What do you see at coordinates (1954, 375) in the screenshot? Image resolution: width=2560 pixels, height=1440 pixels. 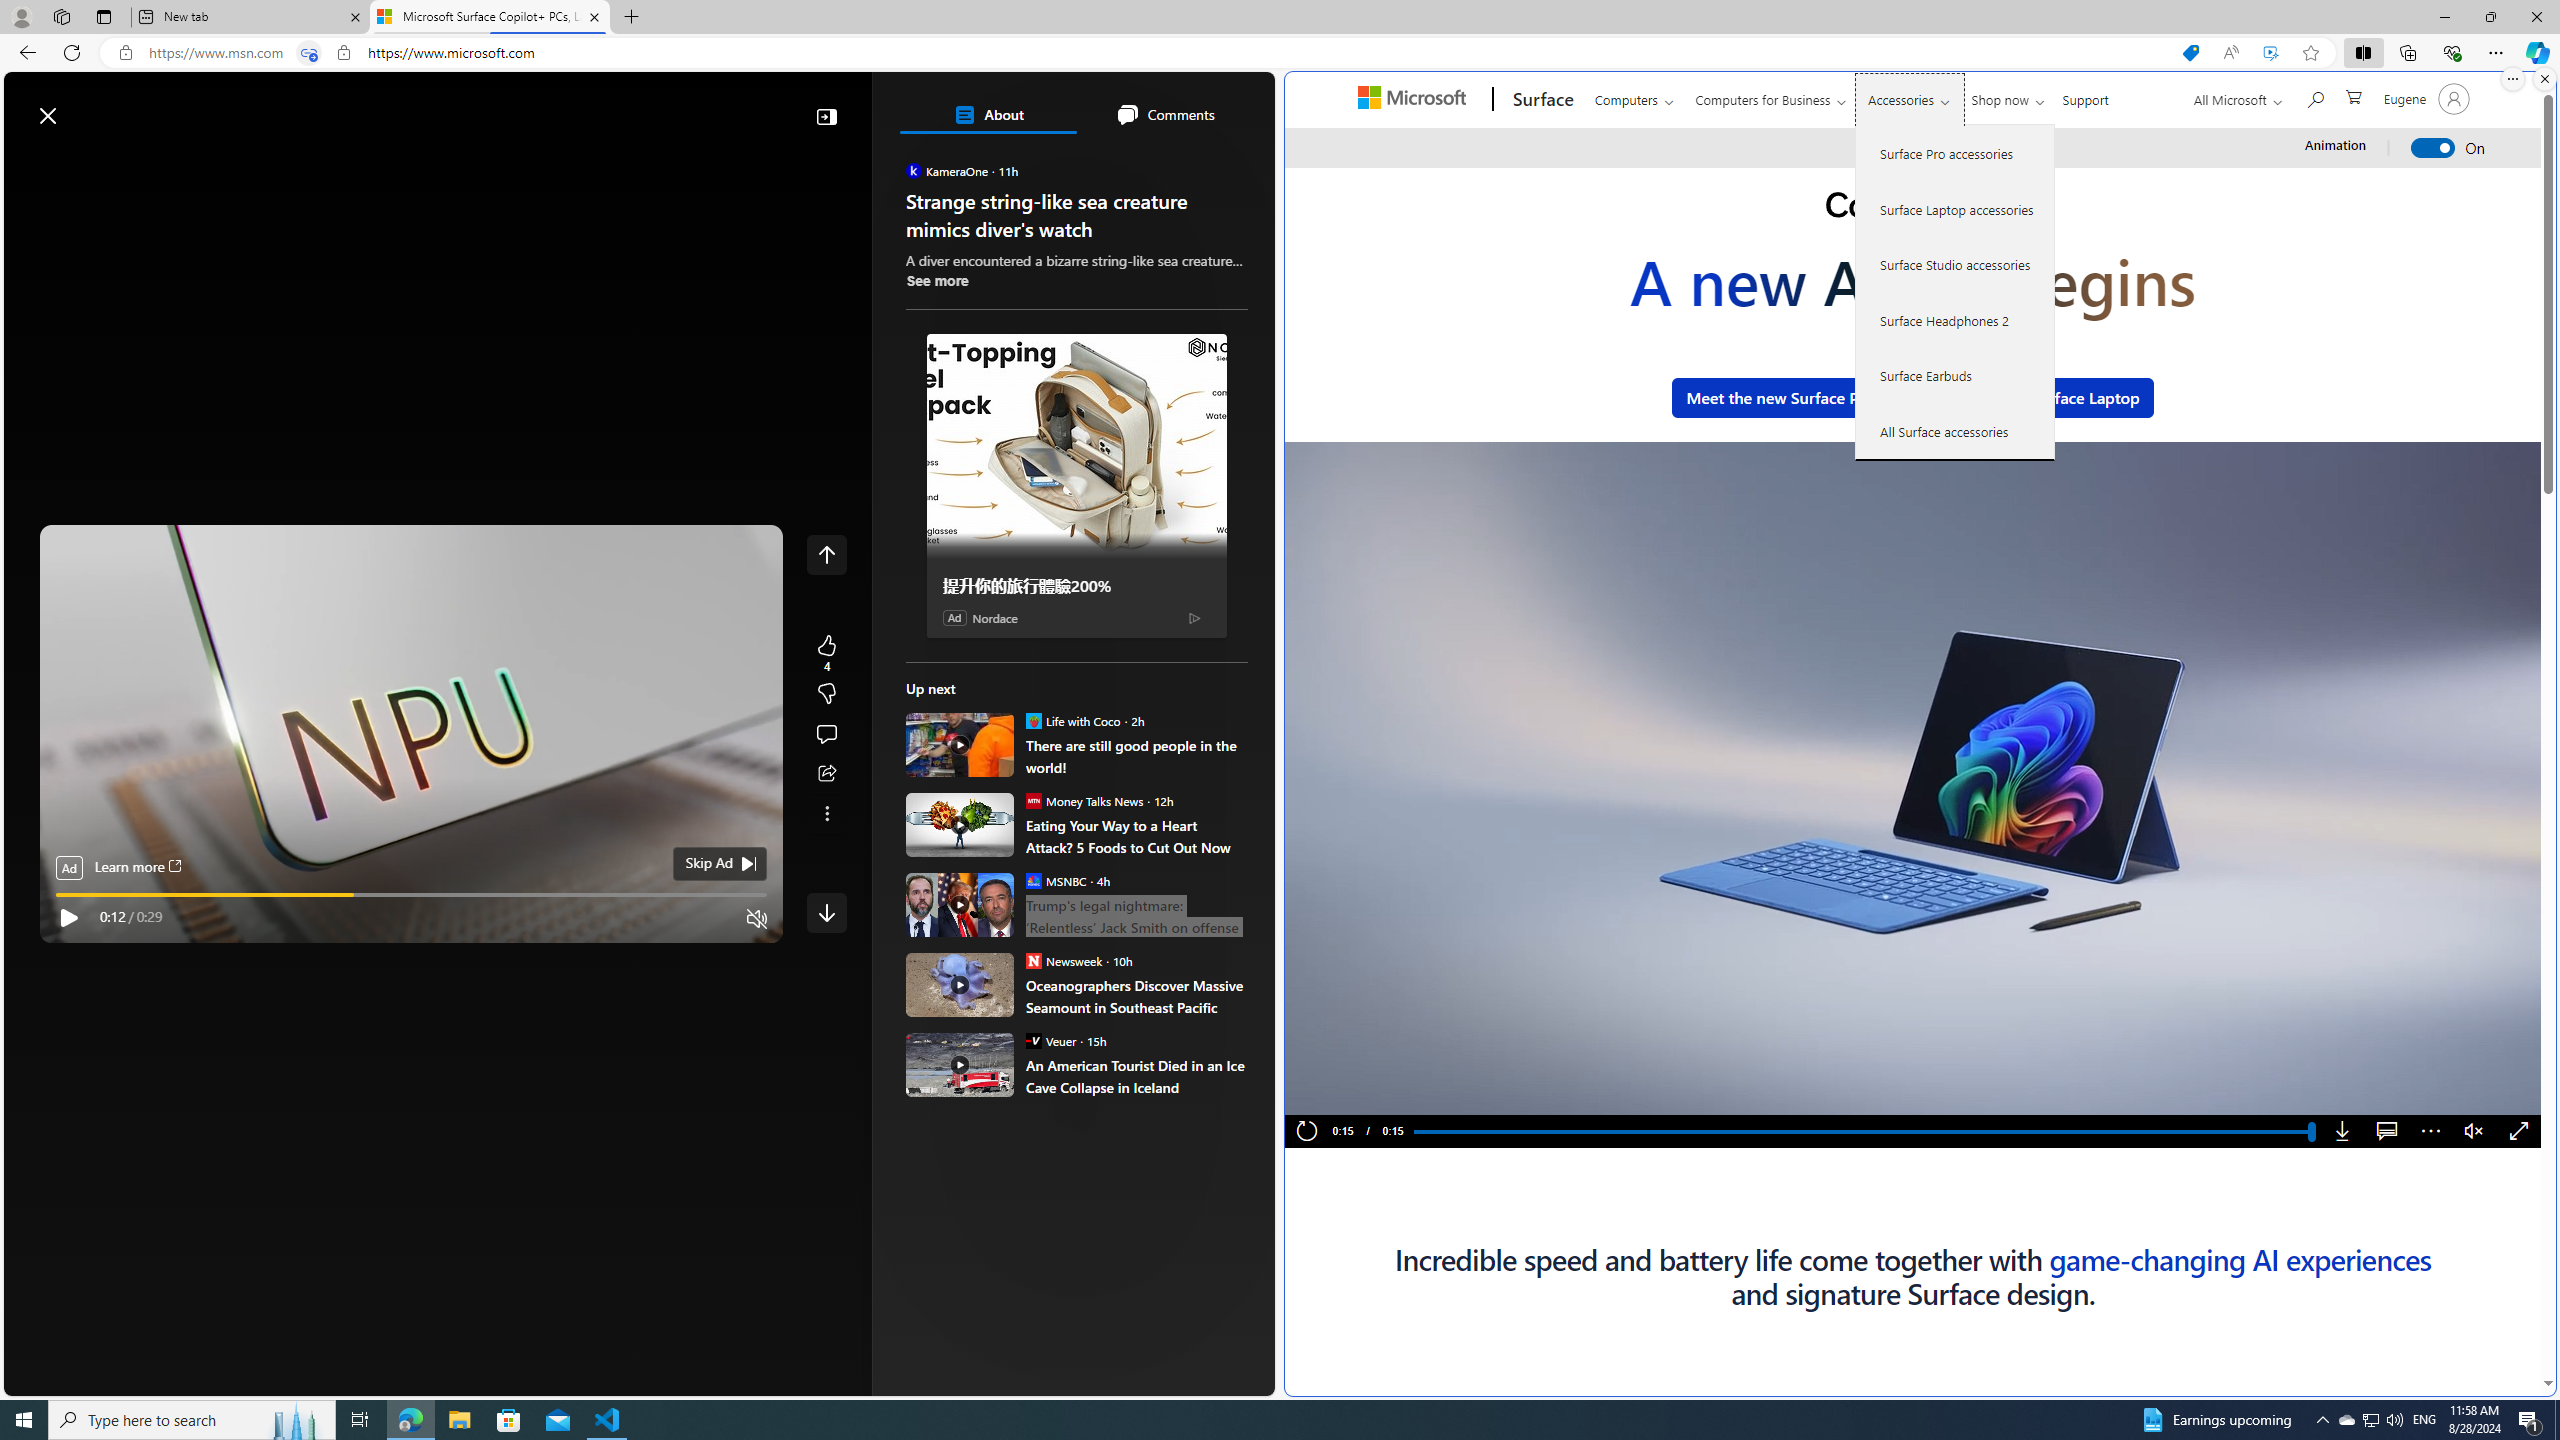 I see `'Surface Earbuds'` at bounding box center [1954, 375].